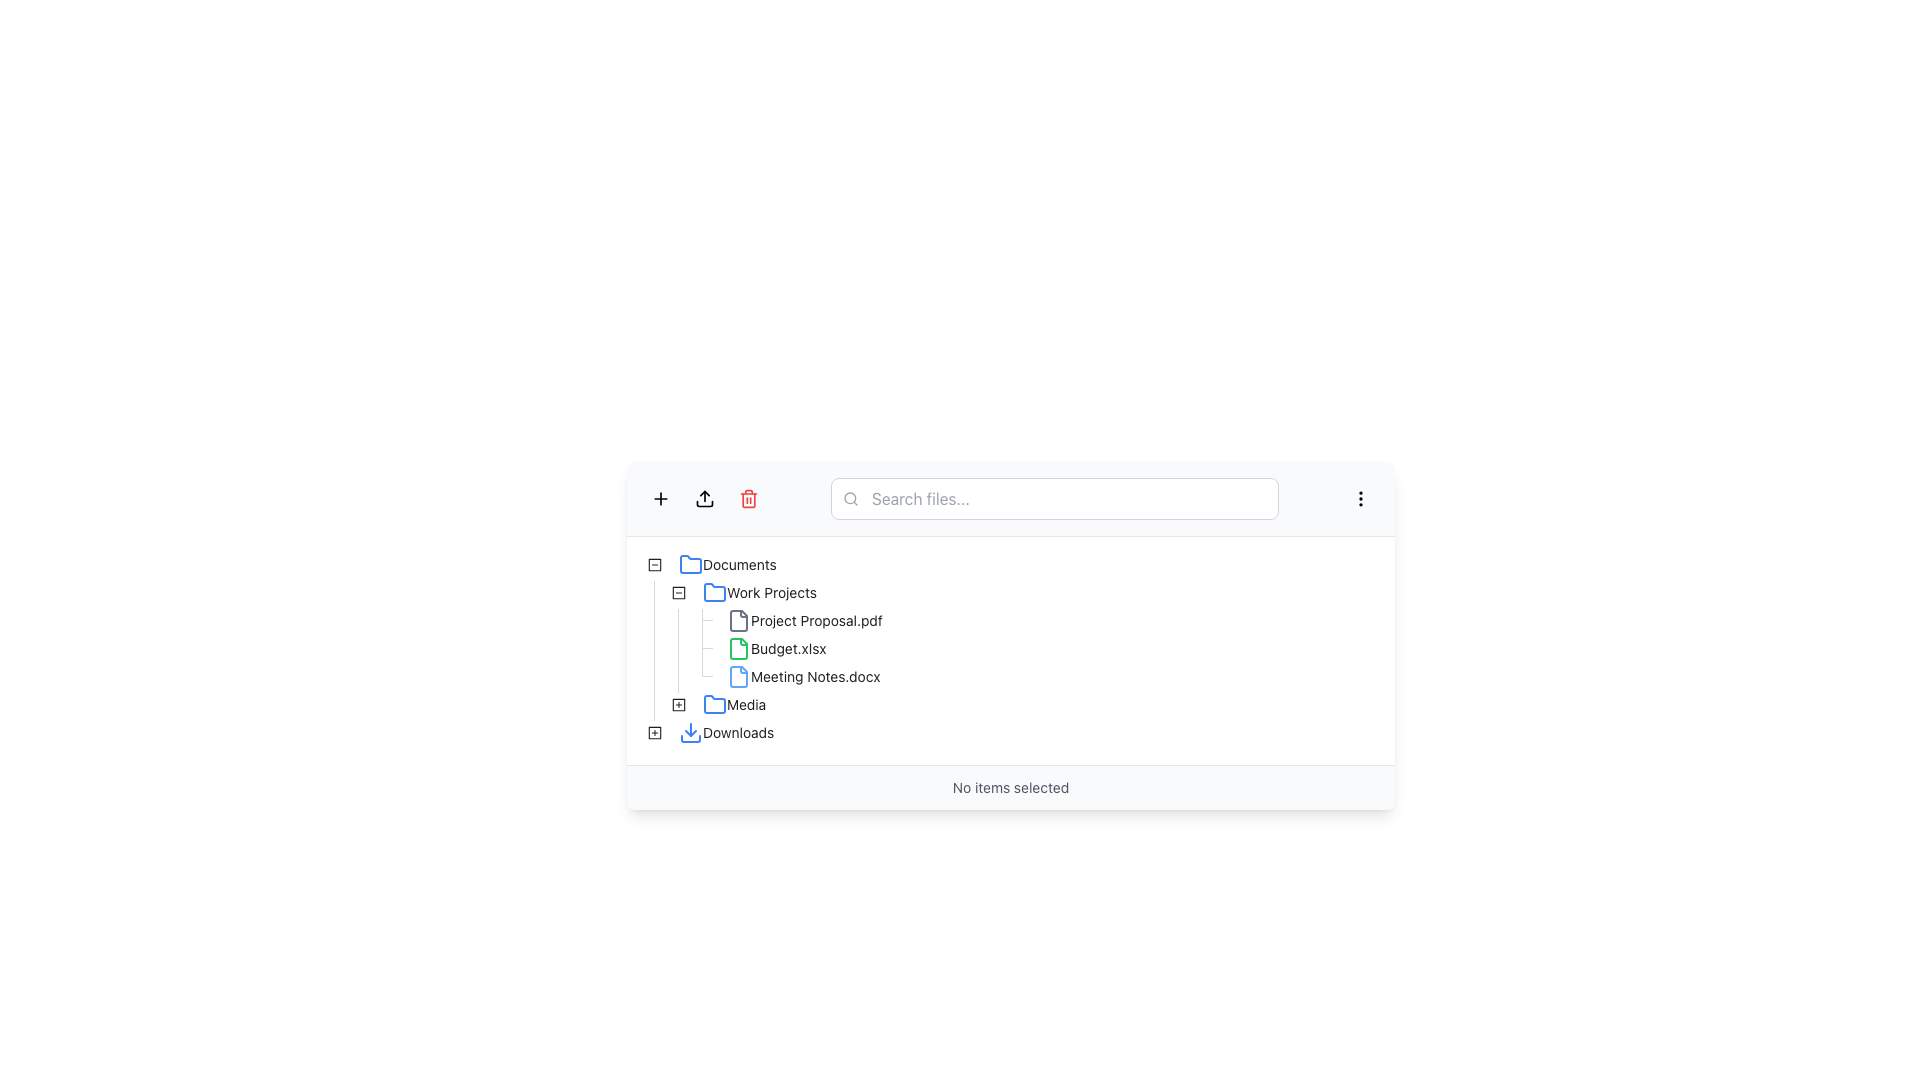 Image resolution: width=1920 pixels, height=1080 pixels. What do you see at coordinates (850, 497) in the screenshot?
I see `the Search Icon located on the left side of the text input field, which symbolizes the search action` at bounding box center [850, 497].